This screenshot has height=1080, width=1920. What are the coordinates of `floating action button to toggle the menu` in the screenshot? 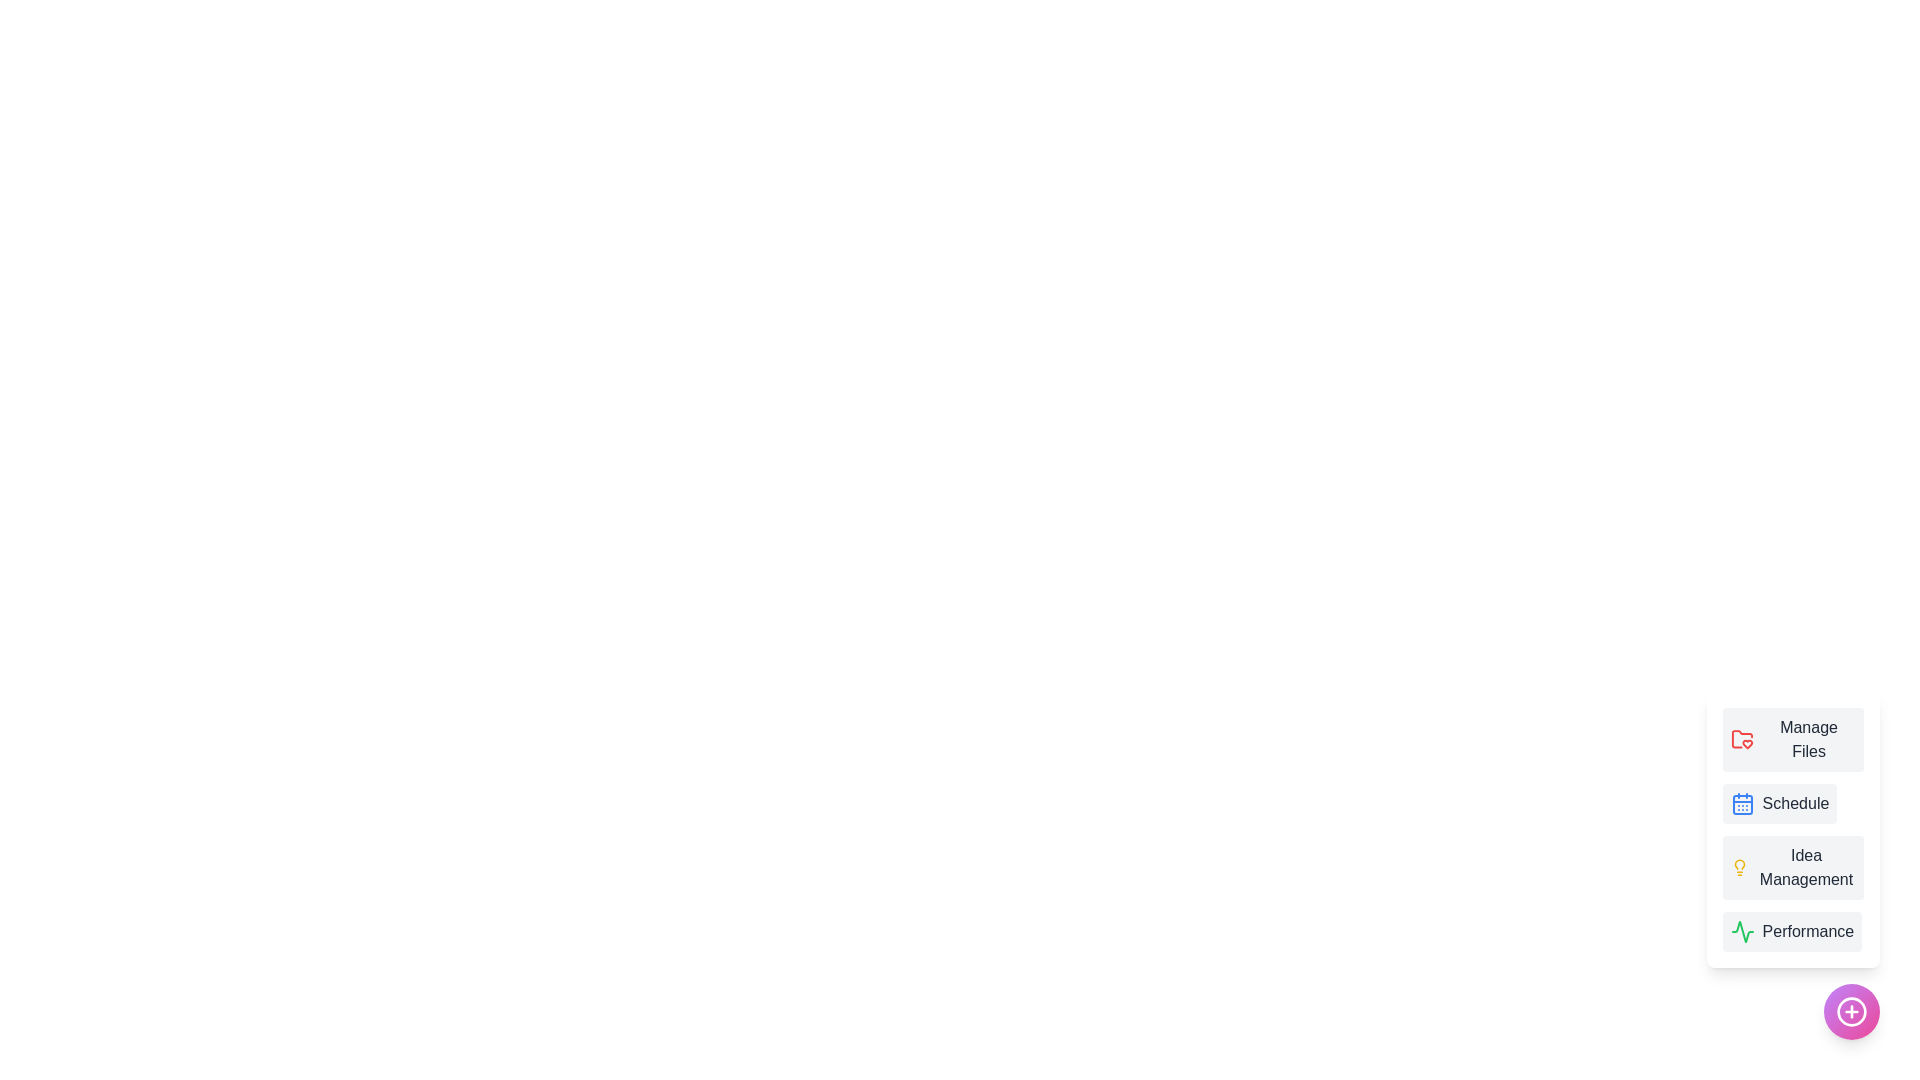 It's located at (1851, 1011).